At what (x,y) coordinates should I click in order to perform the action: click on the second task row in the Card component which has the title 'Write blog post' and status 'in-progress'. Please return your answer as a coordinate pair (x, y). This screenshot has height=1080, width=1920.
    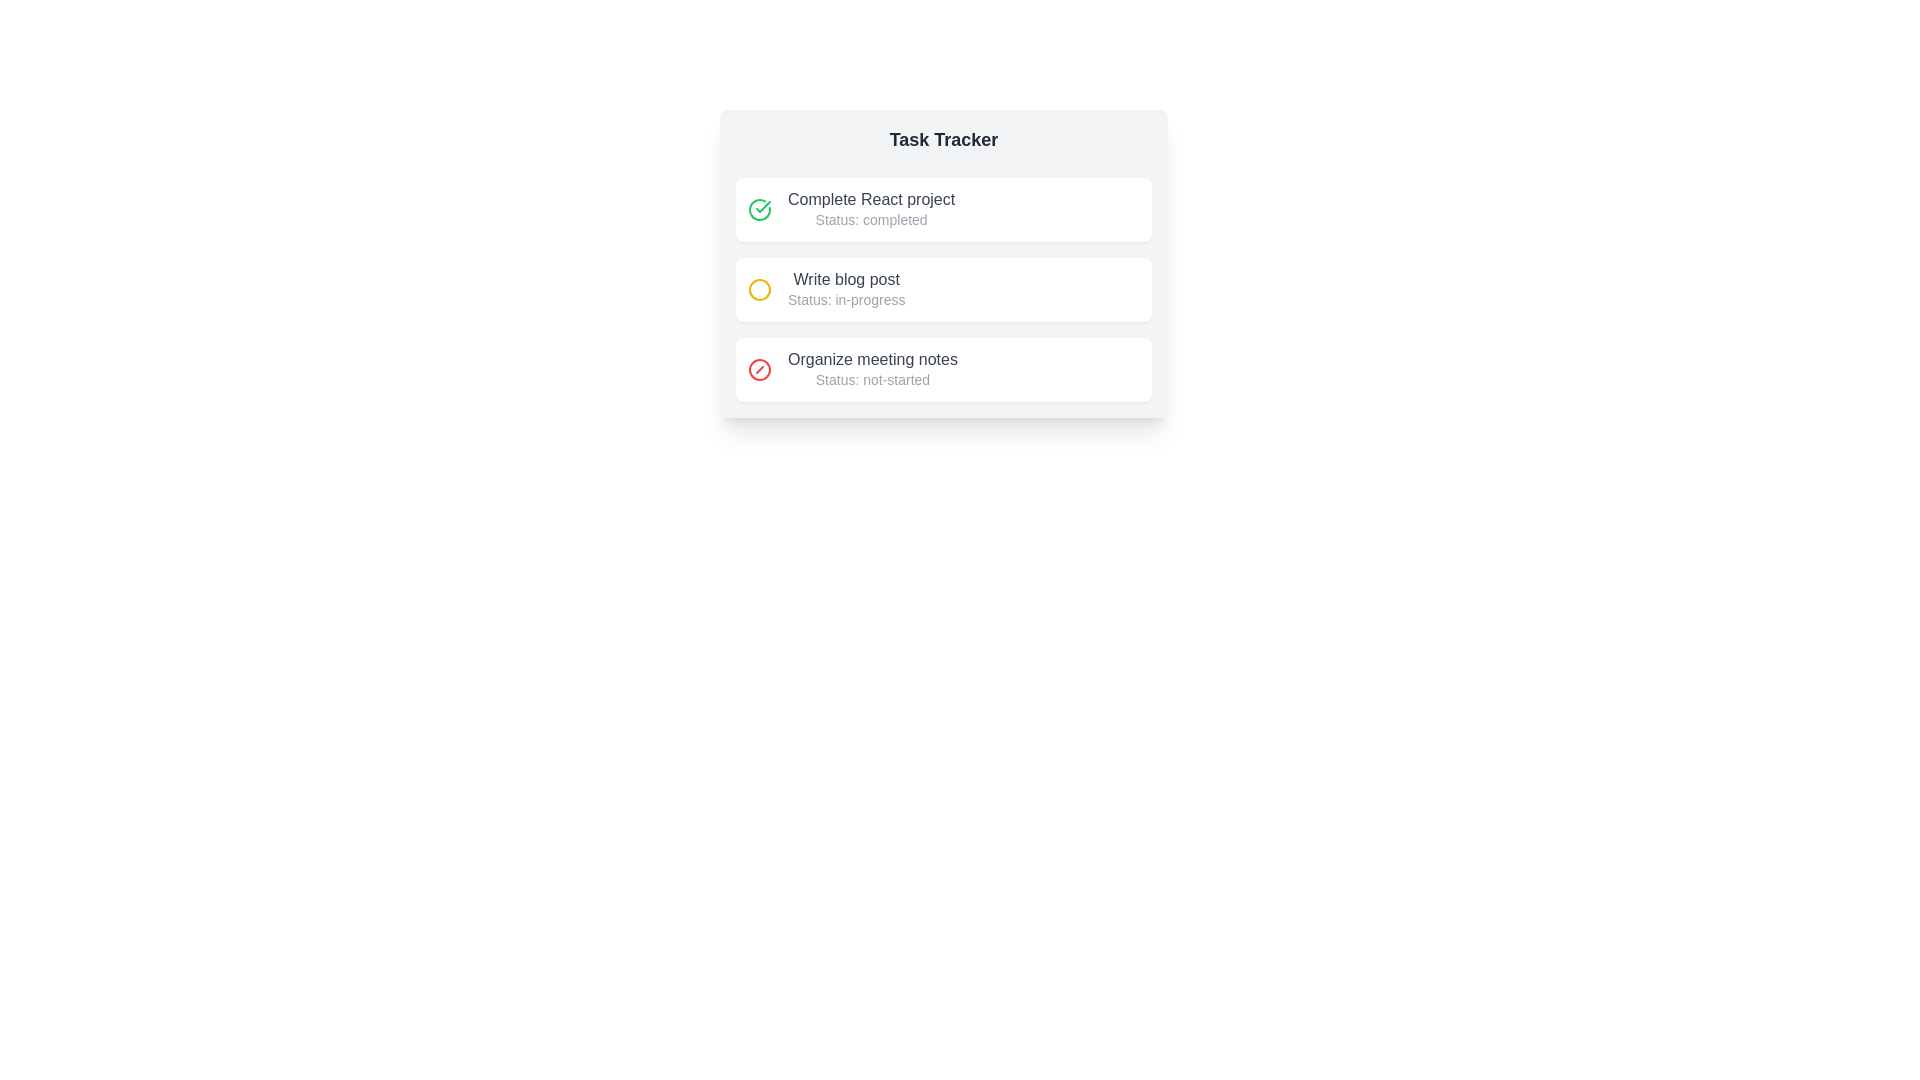
    Looking at the image, I should click on (943, 262).